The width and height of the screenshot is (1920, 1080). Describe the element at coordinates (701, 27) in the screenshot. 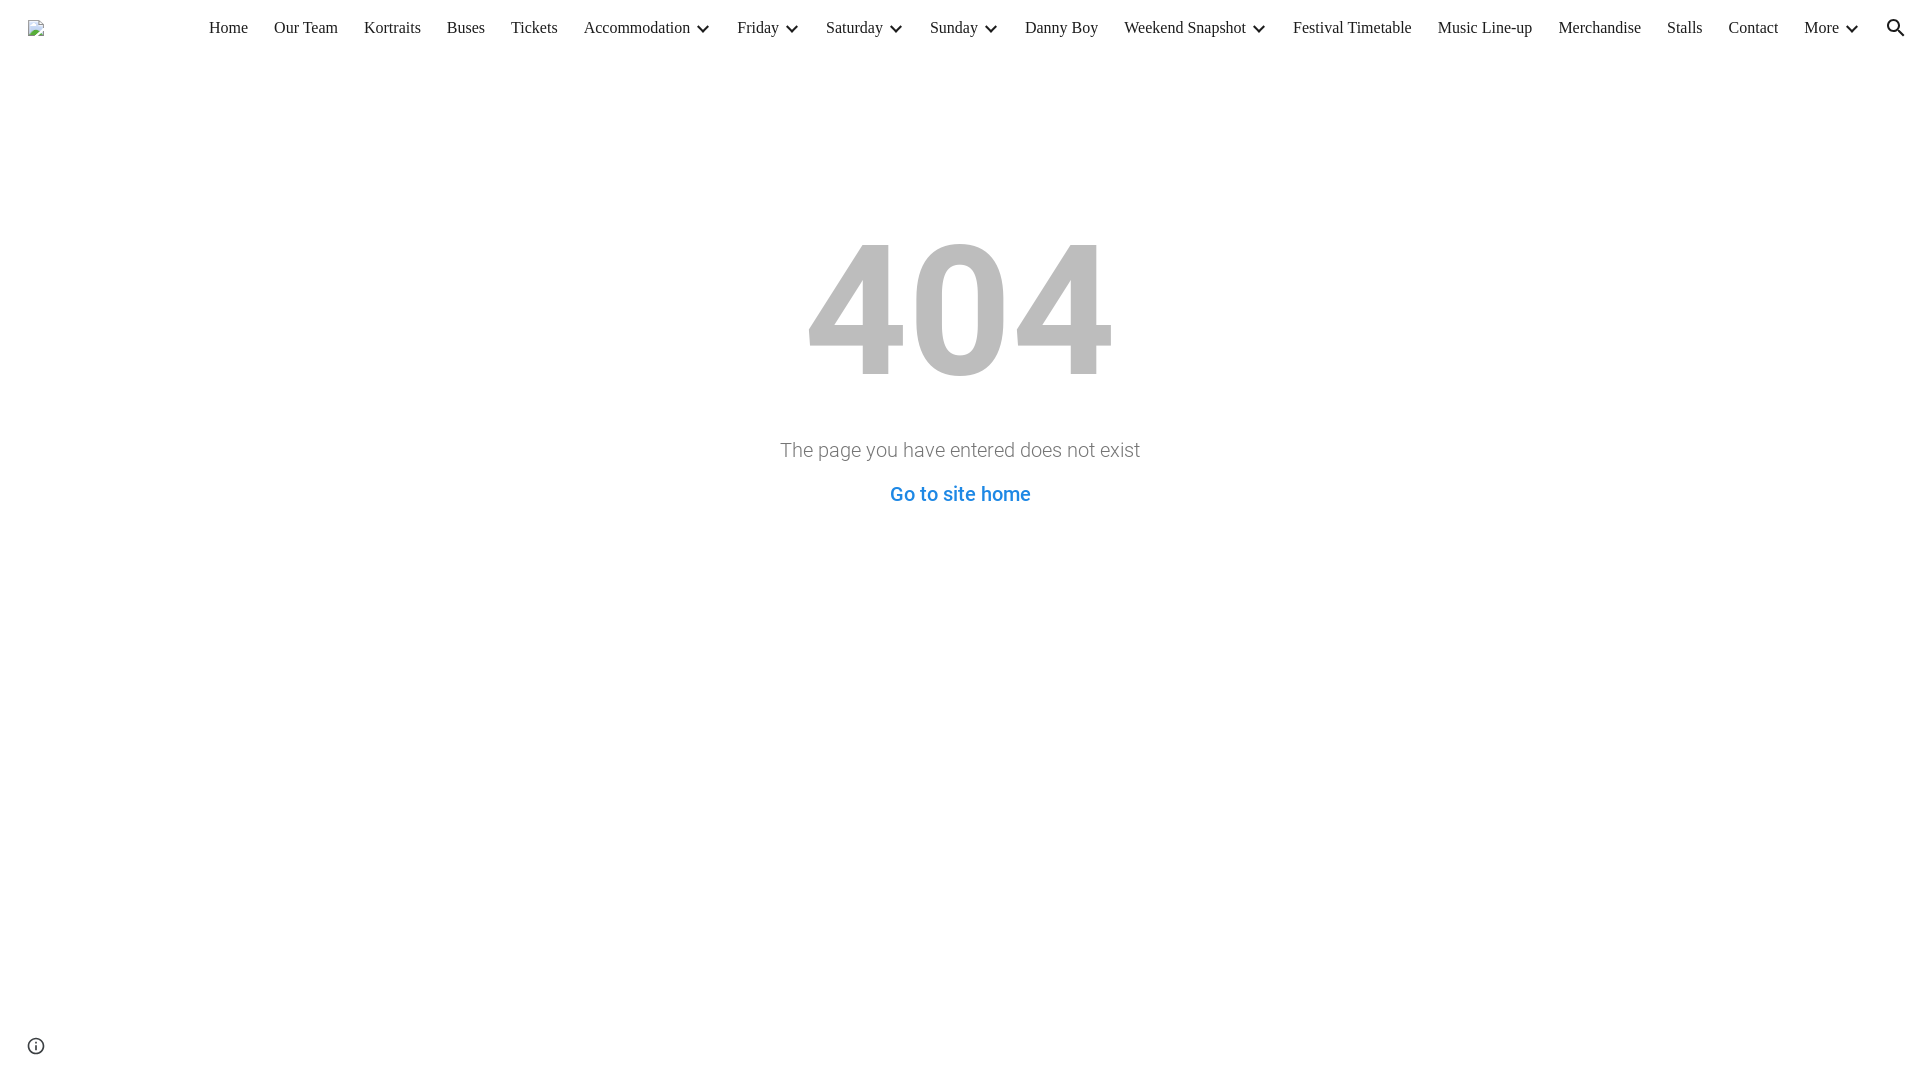

I see `'Expand/Collapse'` at that location.